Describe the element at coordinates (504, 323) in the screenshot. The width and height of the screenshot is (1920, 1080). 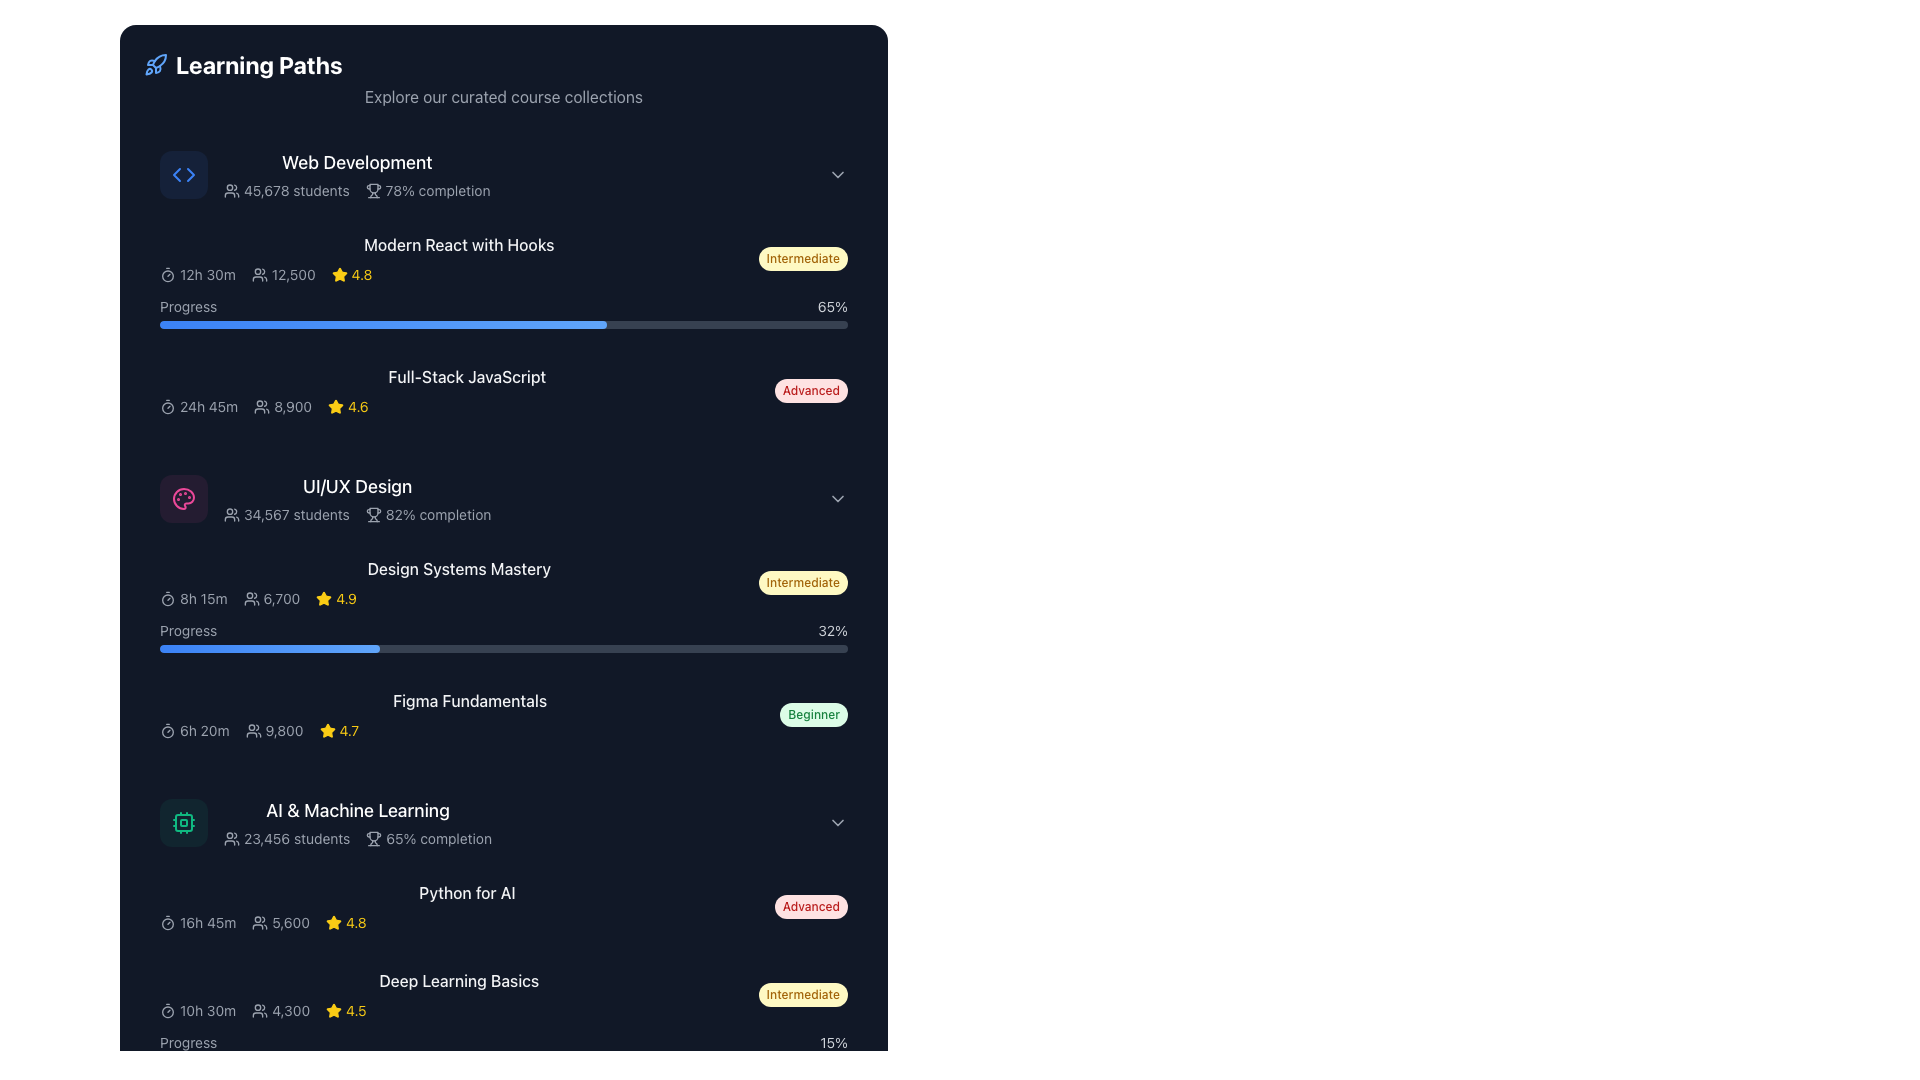
I see `the title of the 'Modern React with Hooks' course in the Course Overview Component` at that location.